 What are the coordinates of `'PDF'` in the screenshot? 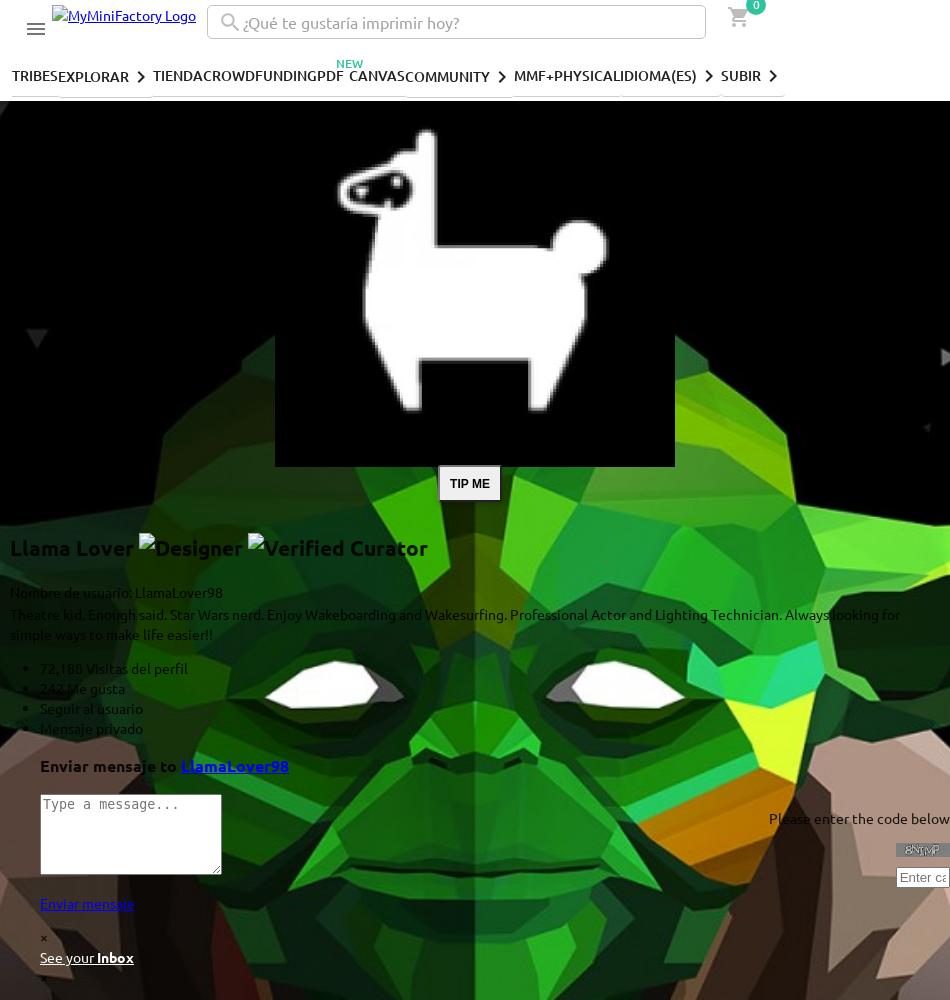 It's located at (316, 73).